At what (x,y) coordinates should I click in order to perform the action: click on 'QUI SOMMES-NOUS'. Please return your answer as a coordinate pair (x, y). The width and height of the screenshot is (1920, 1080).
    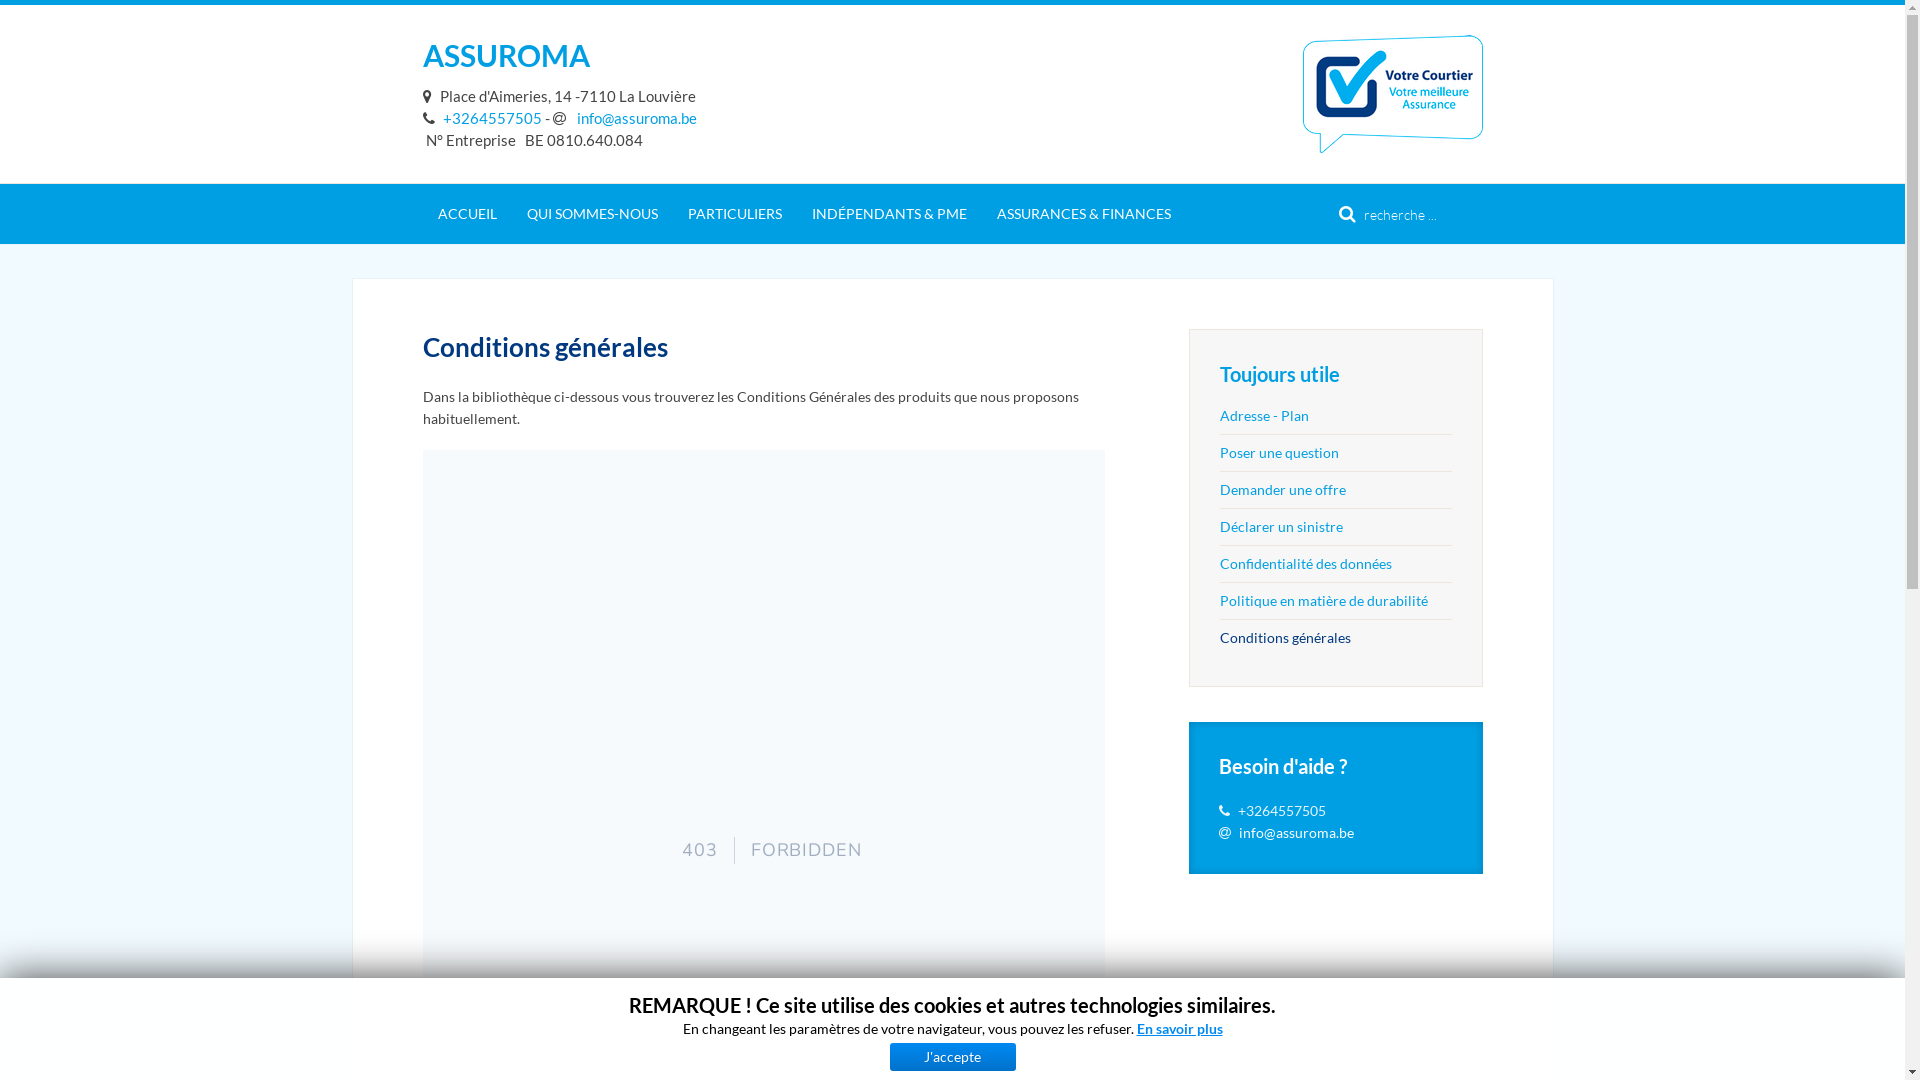
    Looking at the image, I should click on (591, 213).